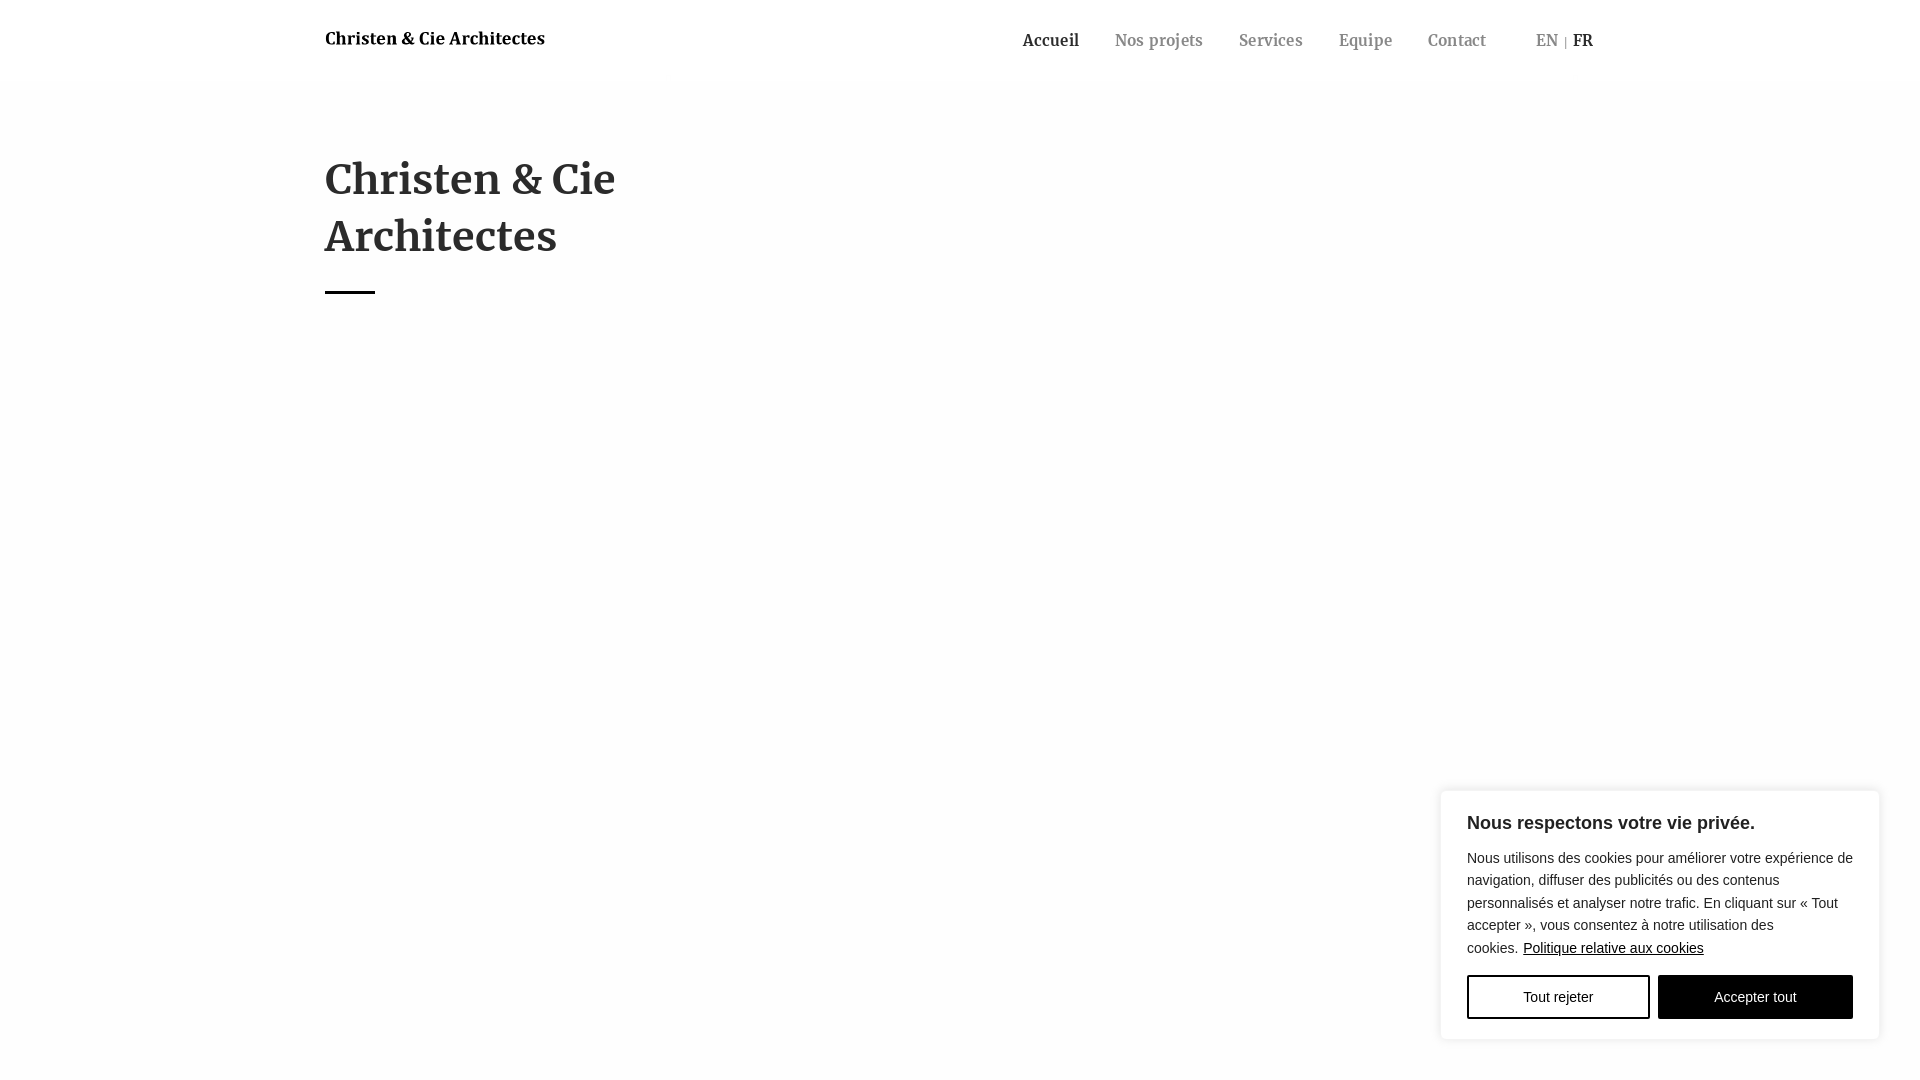  Describe the element at coordinates (1050, 40) in the screenshot. I see `'Accueil'` at that location.